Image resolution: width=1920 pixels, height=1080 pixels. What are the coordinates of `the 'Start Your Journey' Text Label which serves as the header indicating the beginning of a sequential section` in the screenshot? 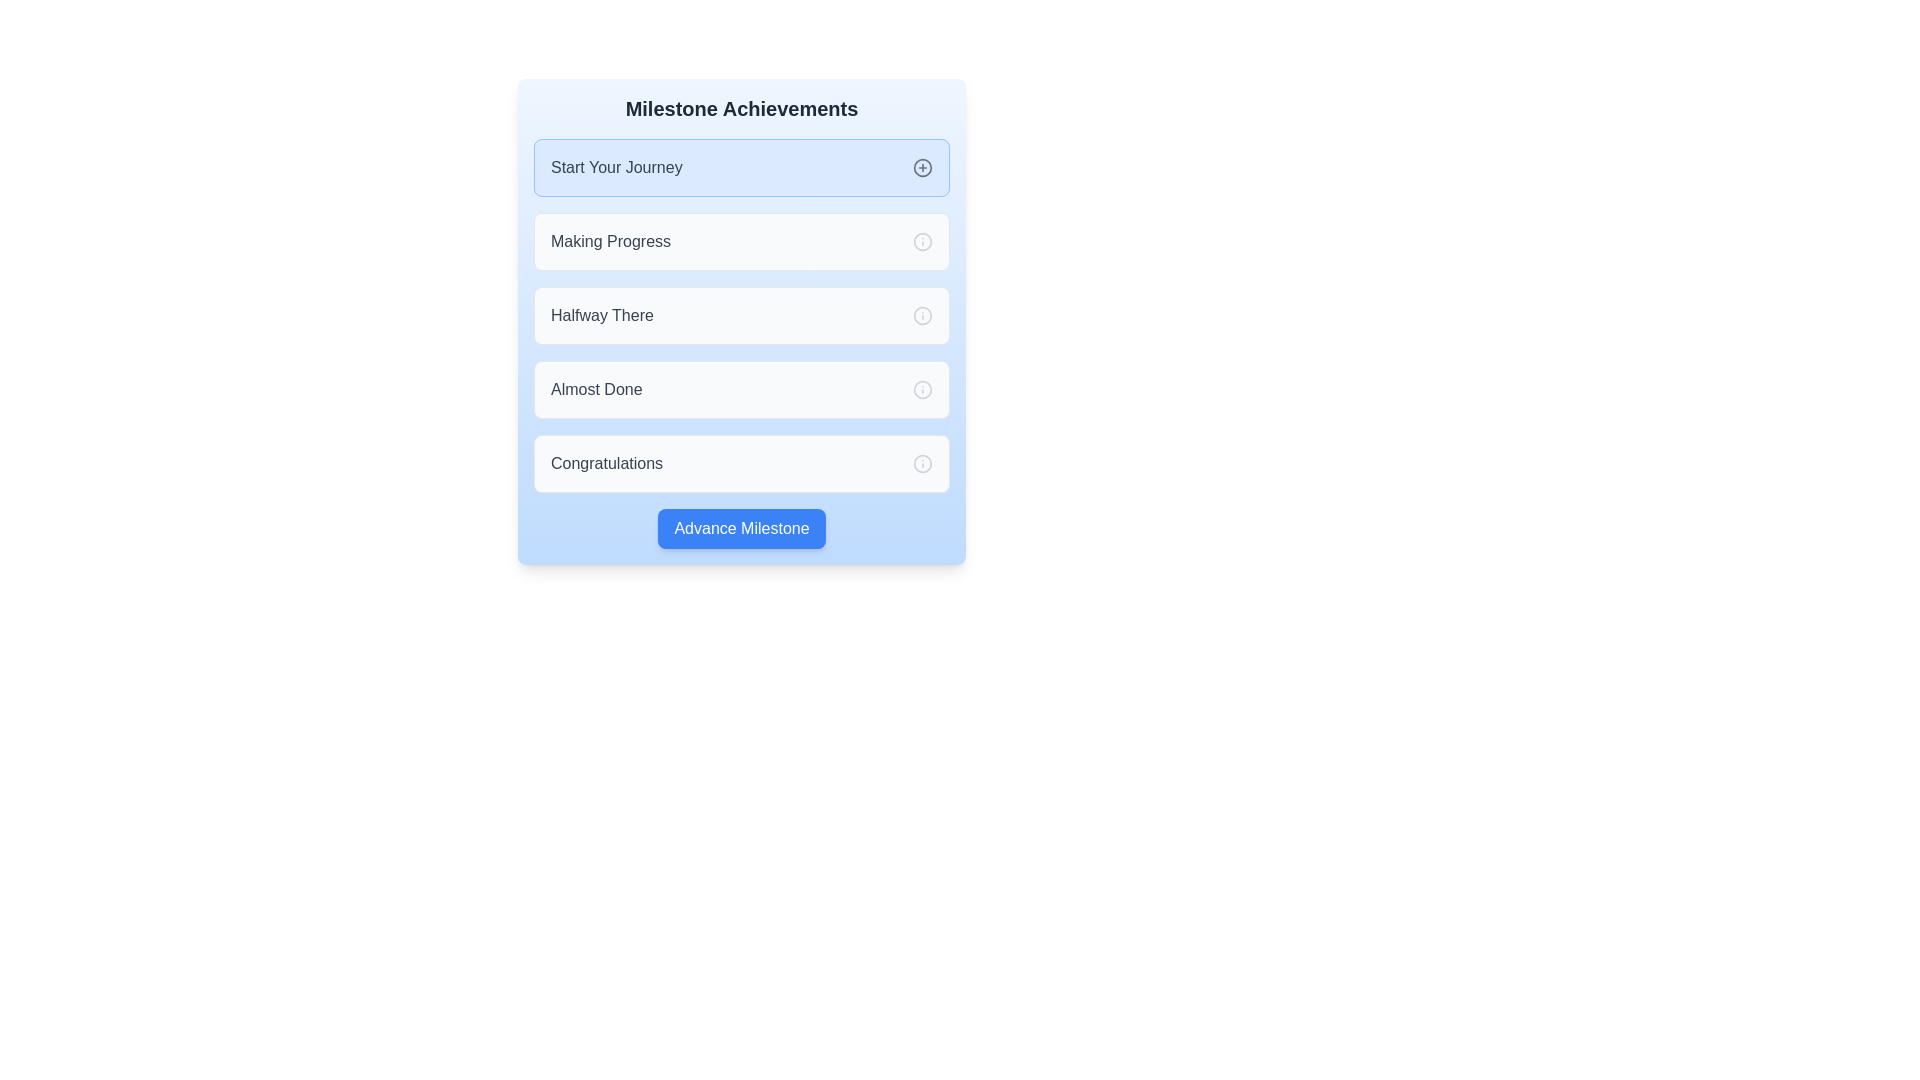 It's located at (615, 167).